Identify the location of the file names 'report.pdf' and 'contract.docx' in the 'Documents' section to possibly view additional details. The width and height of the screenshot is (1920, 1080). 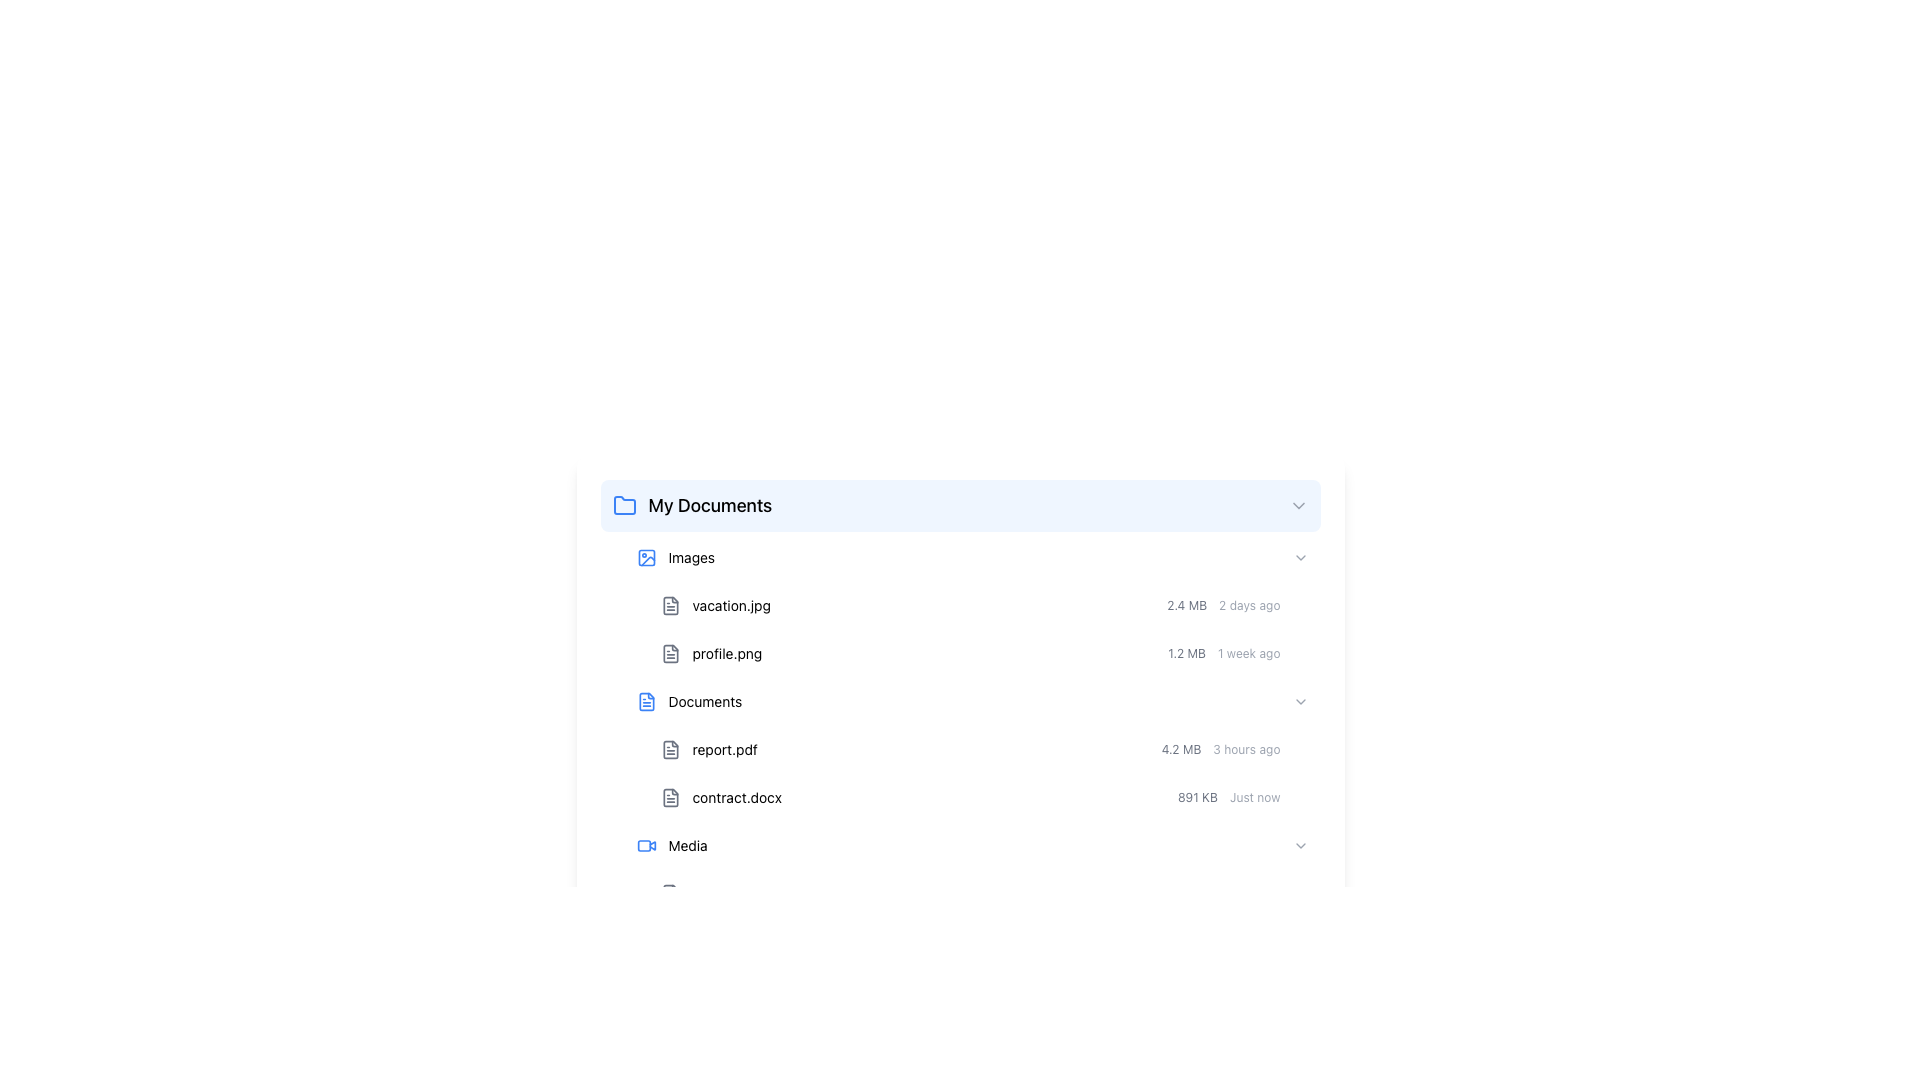
(972, 749).